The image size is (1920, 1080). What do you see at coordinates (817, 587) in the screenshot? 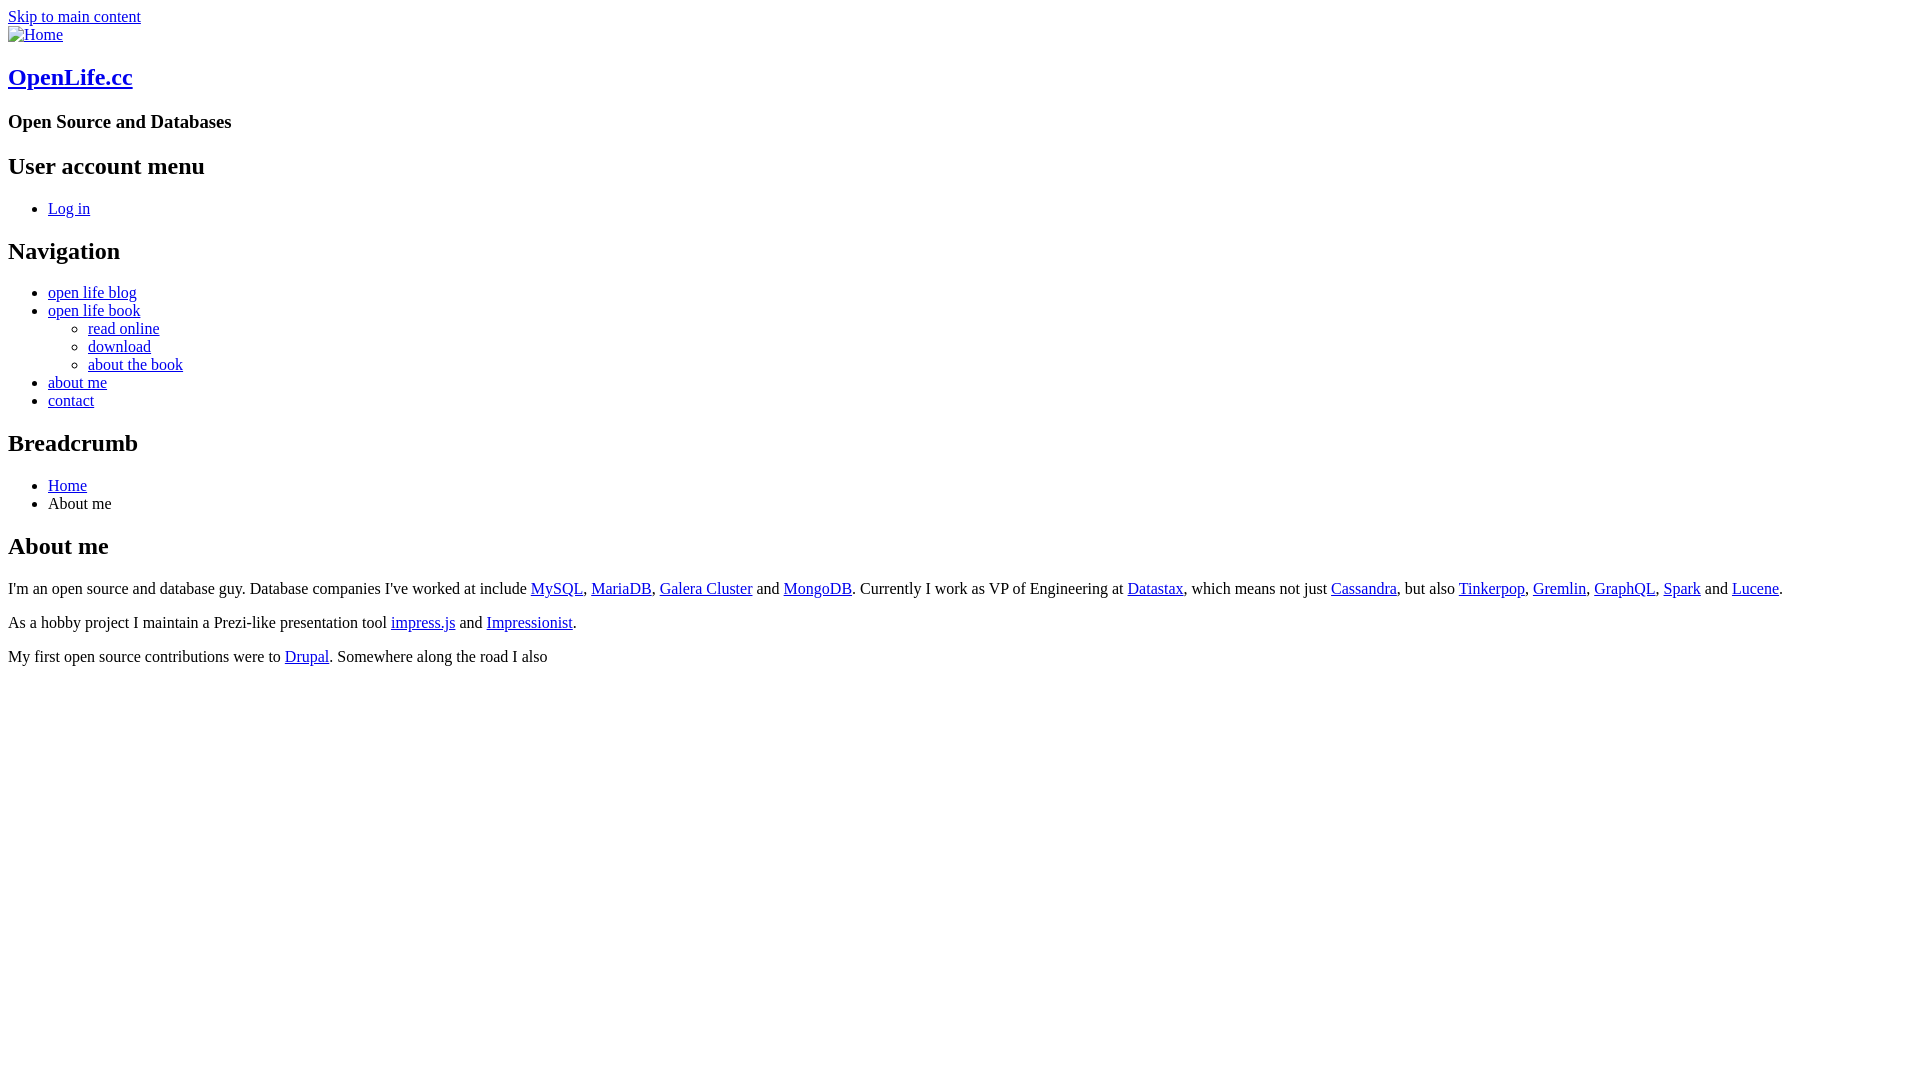
I see `'MongoDB'` at bounding box center [817, 587].